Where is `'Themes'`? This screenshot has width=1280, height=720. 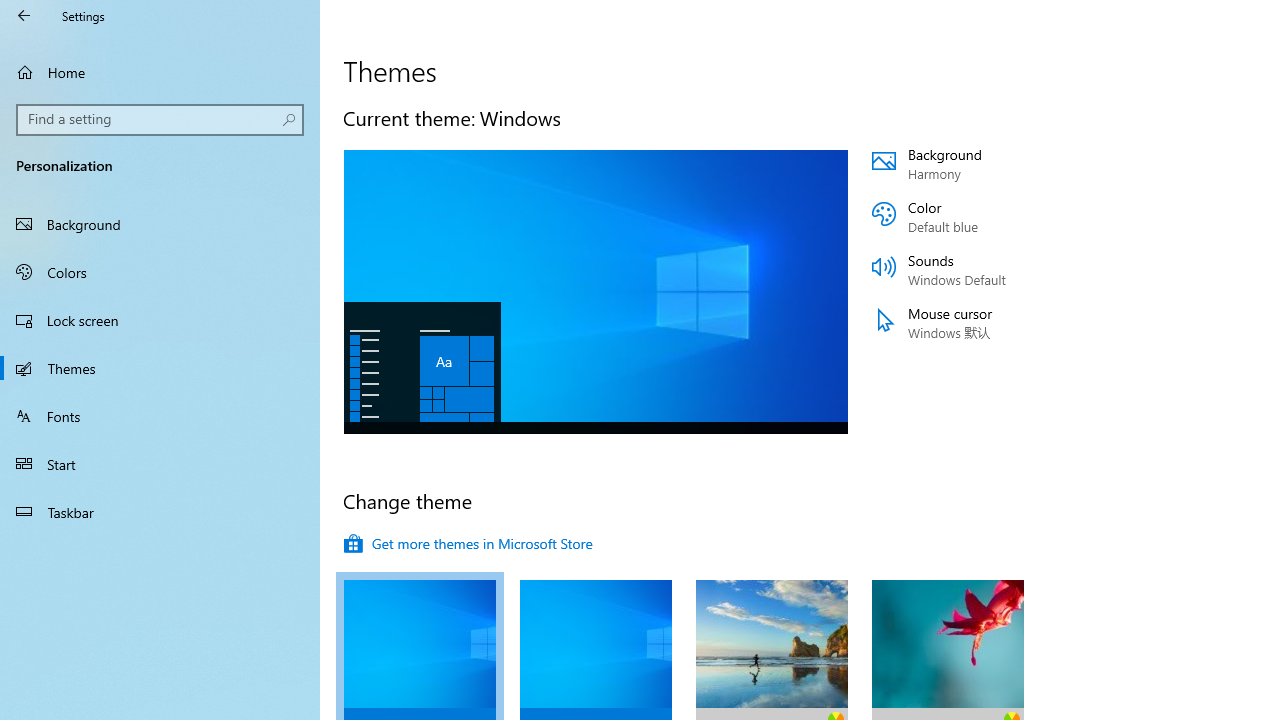
'Themes' is located at coordinates (160, 367).